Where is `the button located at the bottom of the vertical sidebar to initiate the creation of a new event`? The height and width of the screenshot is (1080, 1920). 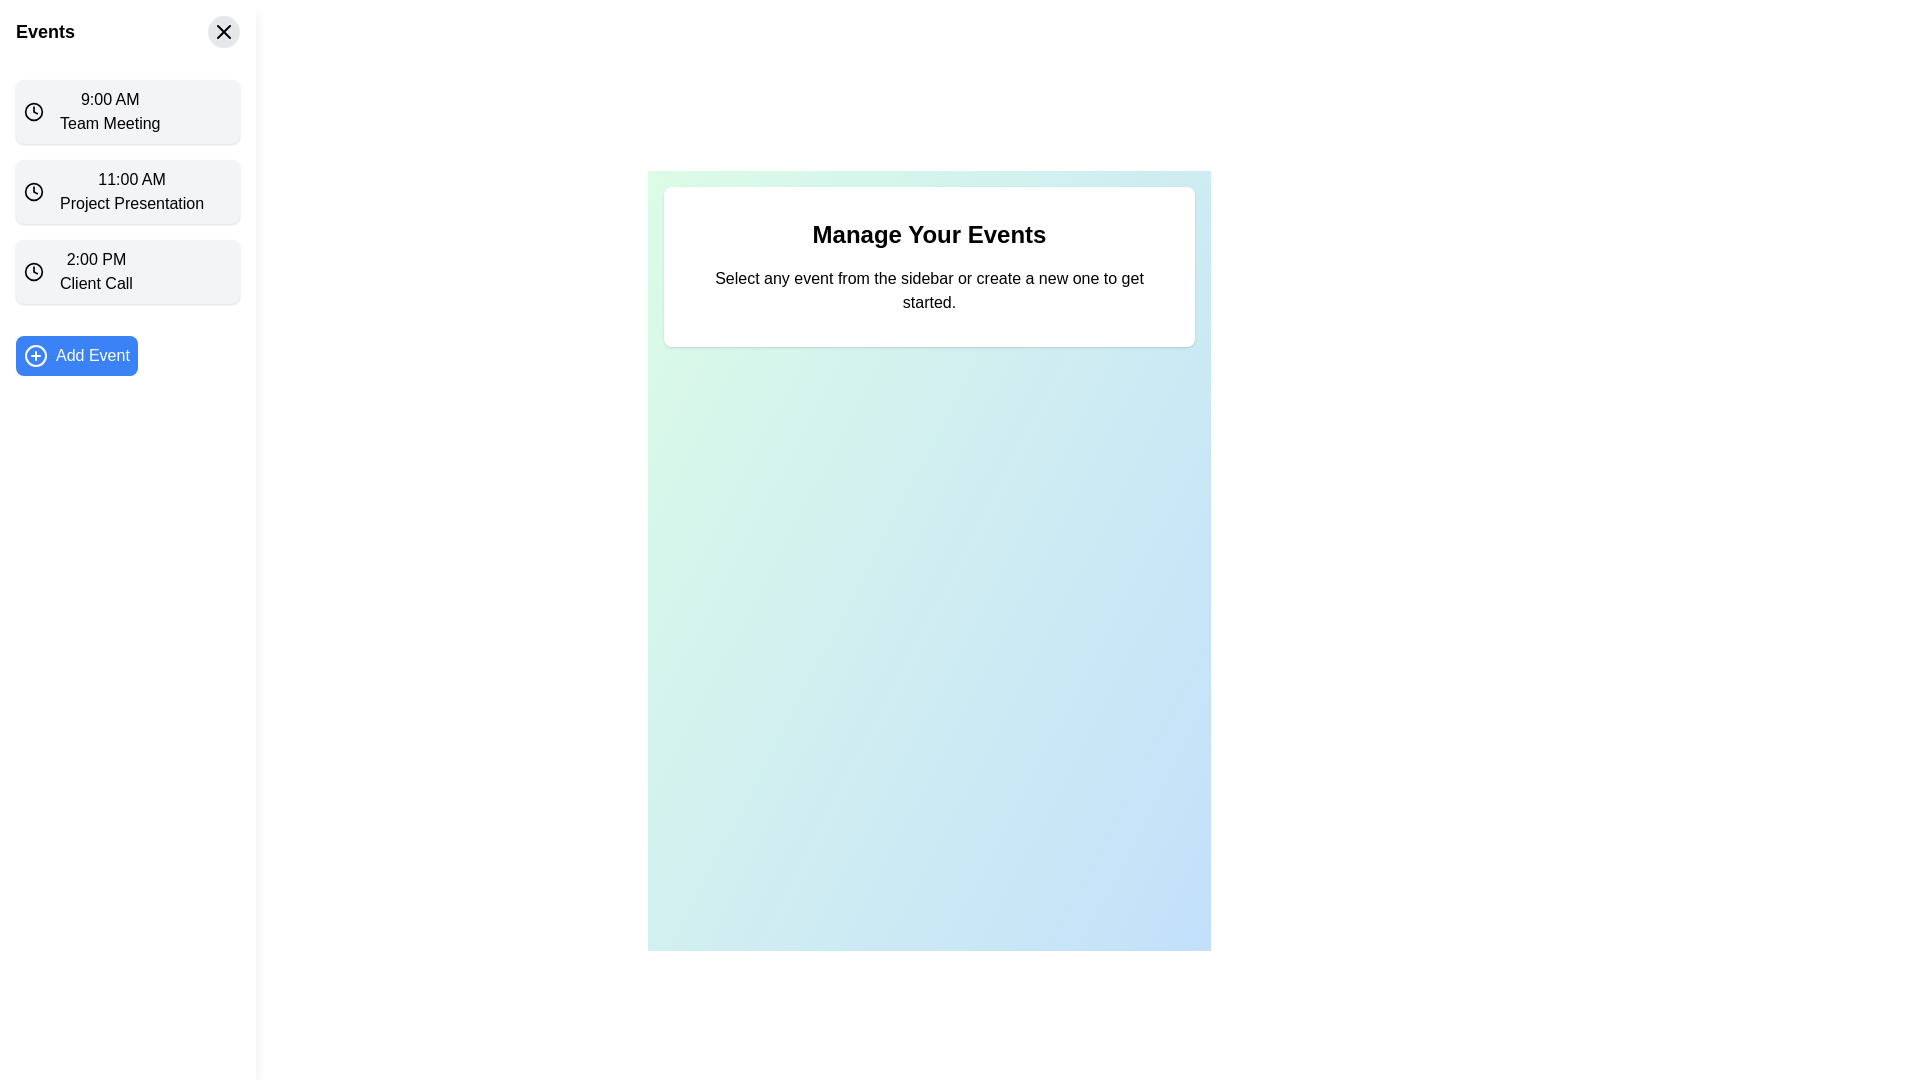 the button located at the bottom of the vertical sidebar to initiate the creation of a new event is located at coordinates (76, 354).